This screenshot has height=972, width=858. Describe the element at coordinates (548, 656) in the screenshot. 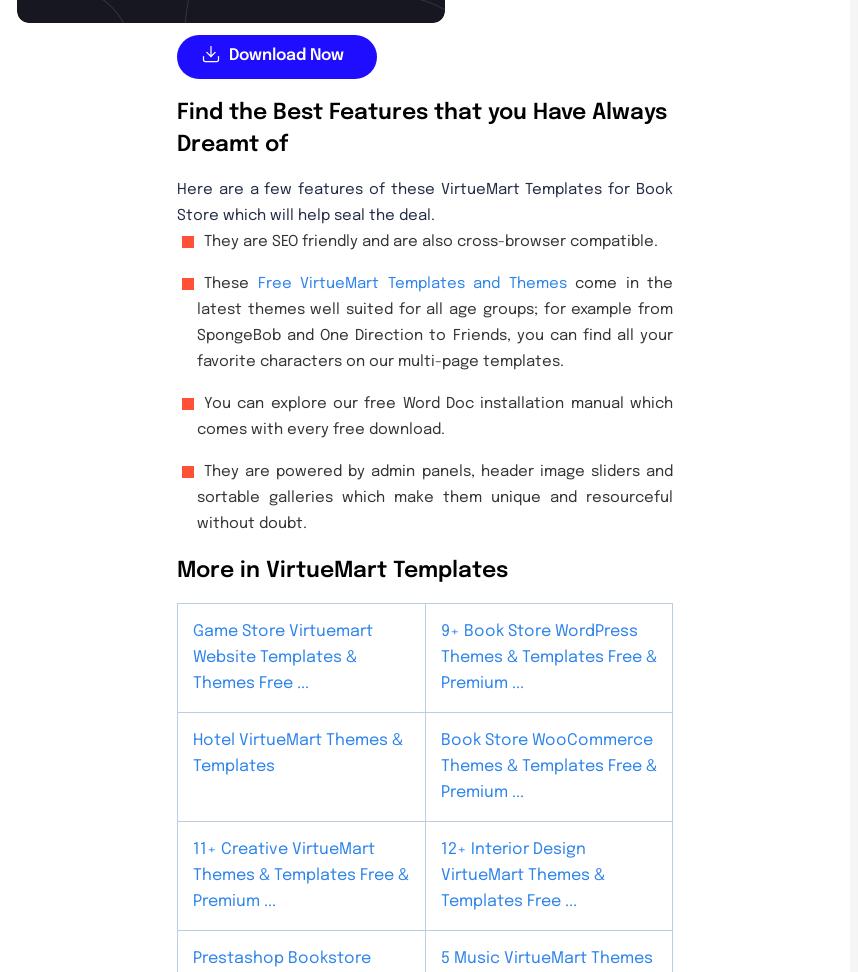

I see `'9+ Book Store WordPress Themes & Templates Free & Premium ...'` at that location.